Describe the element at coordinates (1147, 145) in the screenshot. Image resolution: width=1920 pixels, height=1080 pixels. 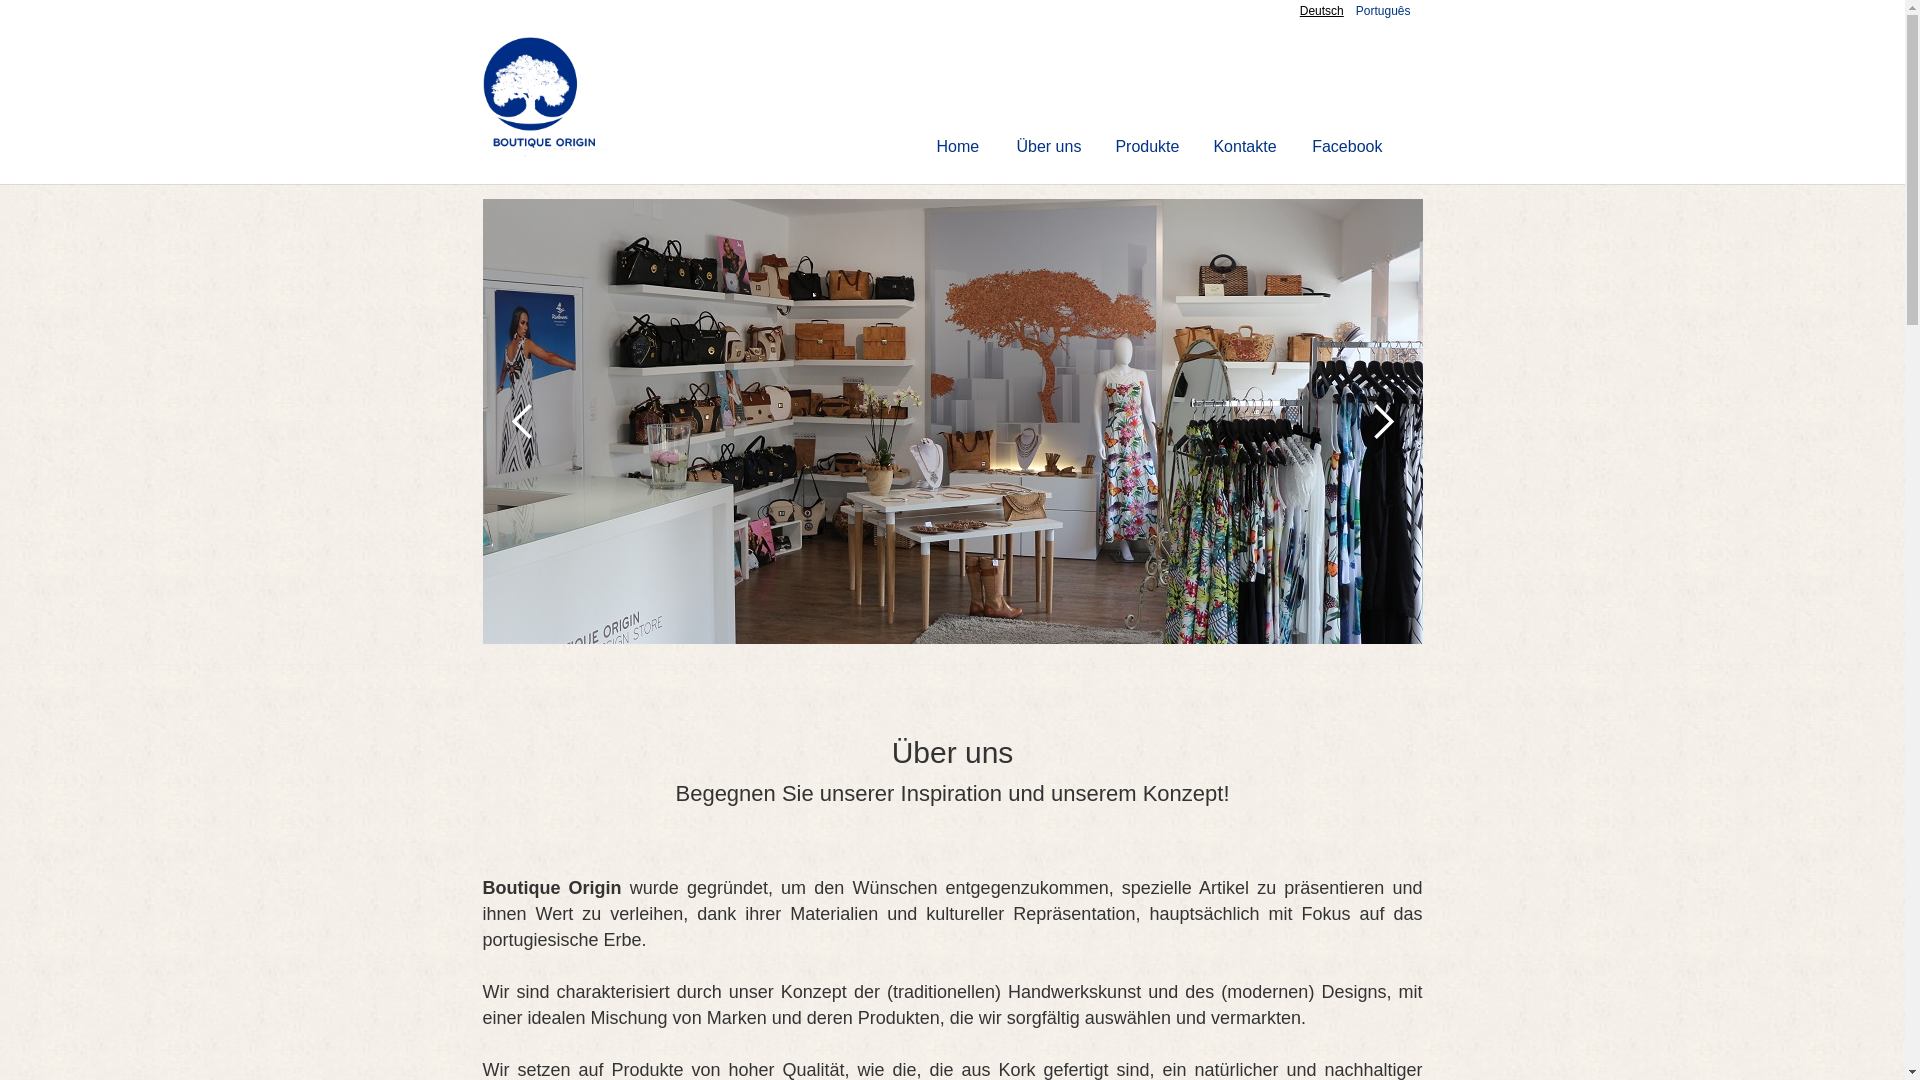
I see `'Produkte'` at that location.